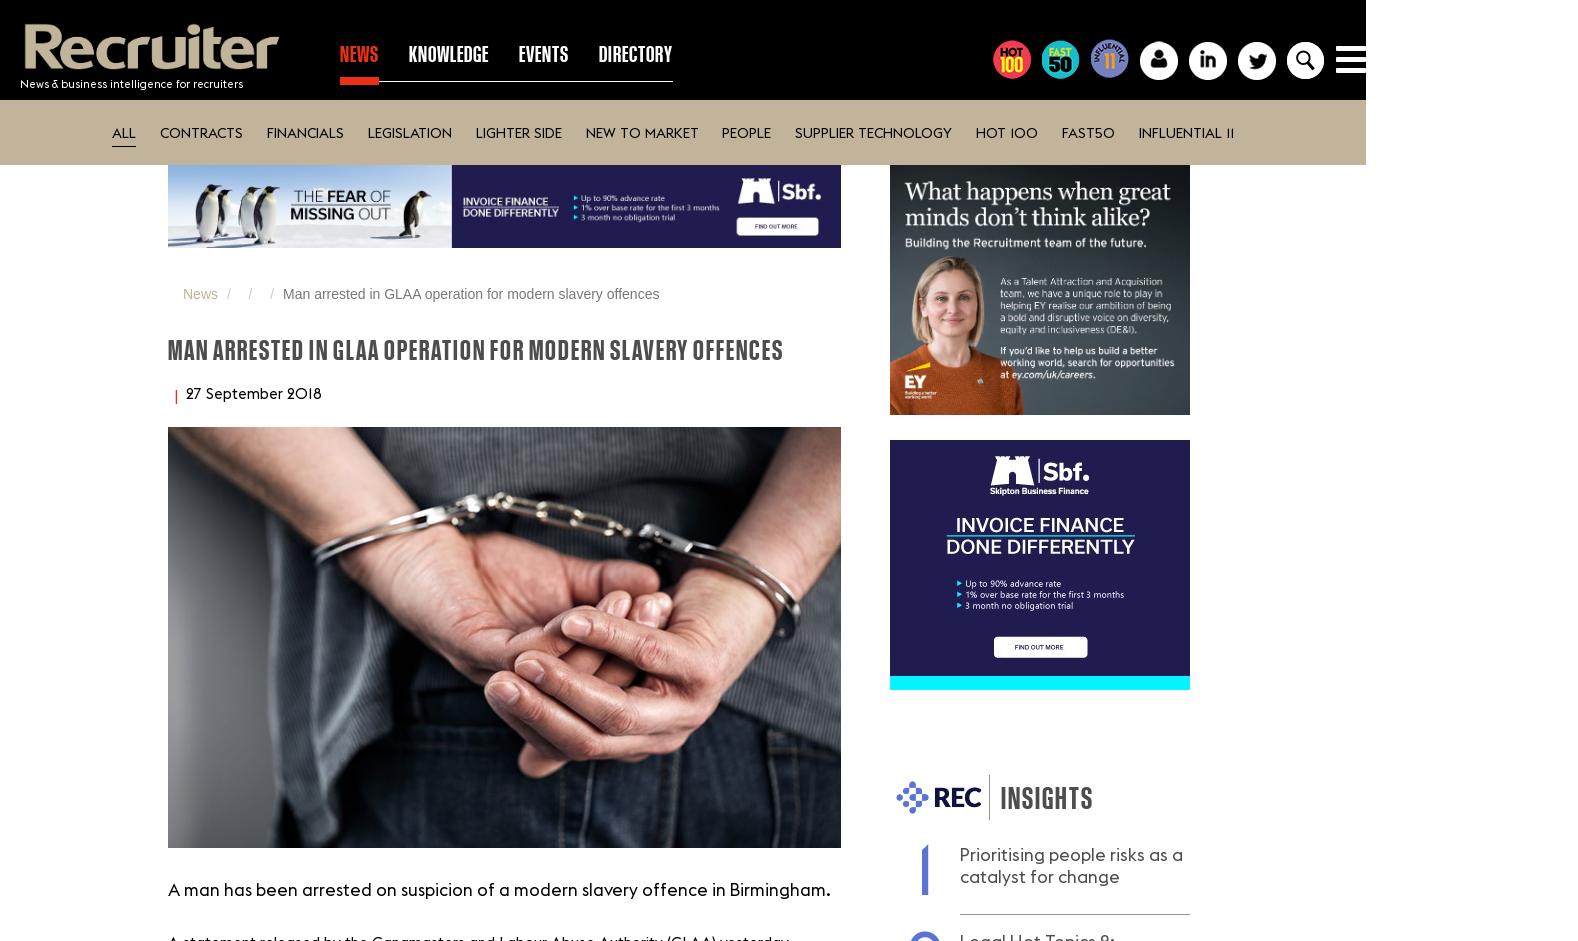 This screenshot has width=1578, height=941. What do you see at coordinates (167, 889) in the screenshot?
I see `'A man has been arrested on suspicion of a modern slavery offence in Birmingham.'` at bounding box center [167, 889].